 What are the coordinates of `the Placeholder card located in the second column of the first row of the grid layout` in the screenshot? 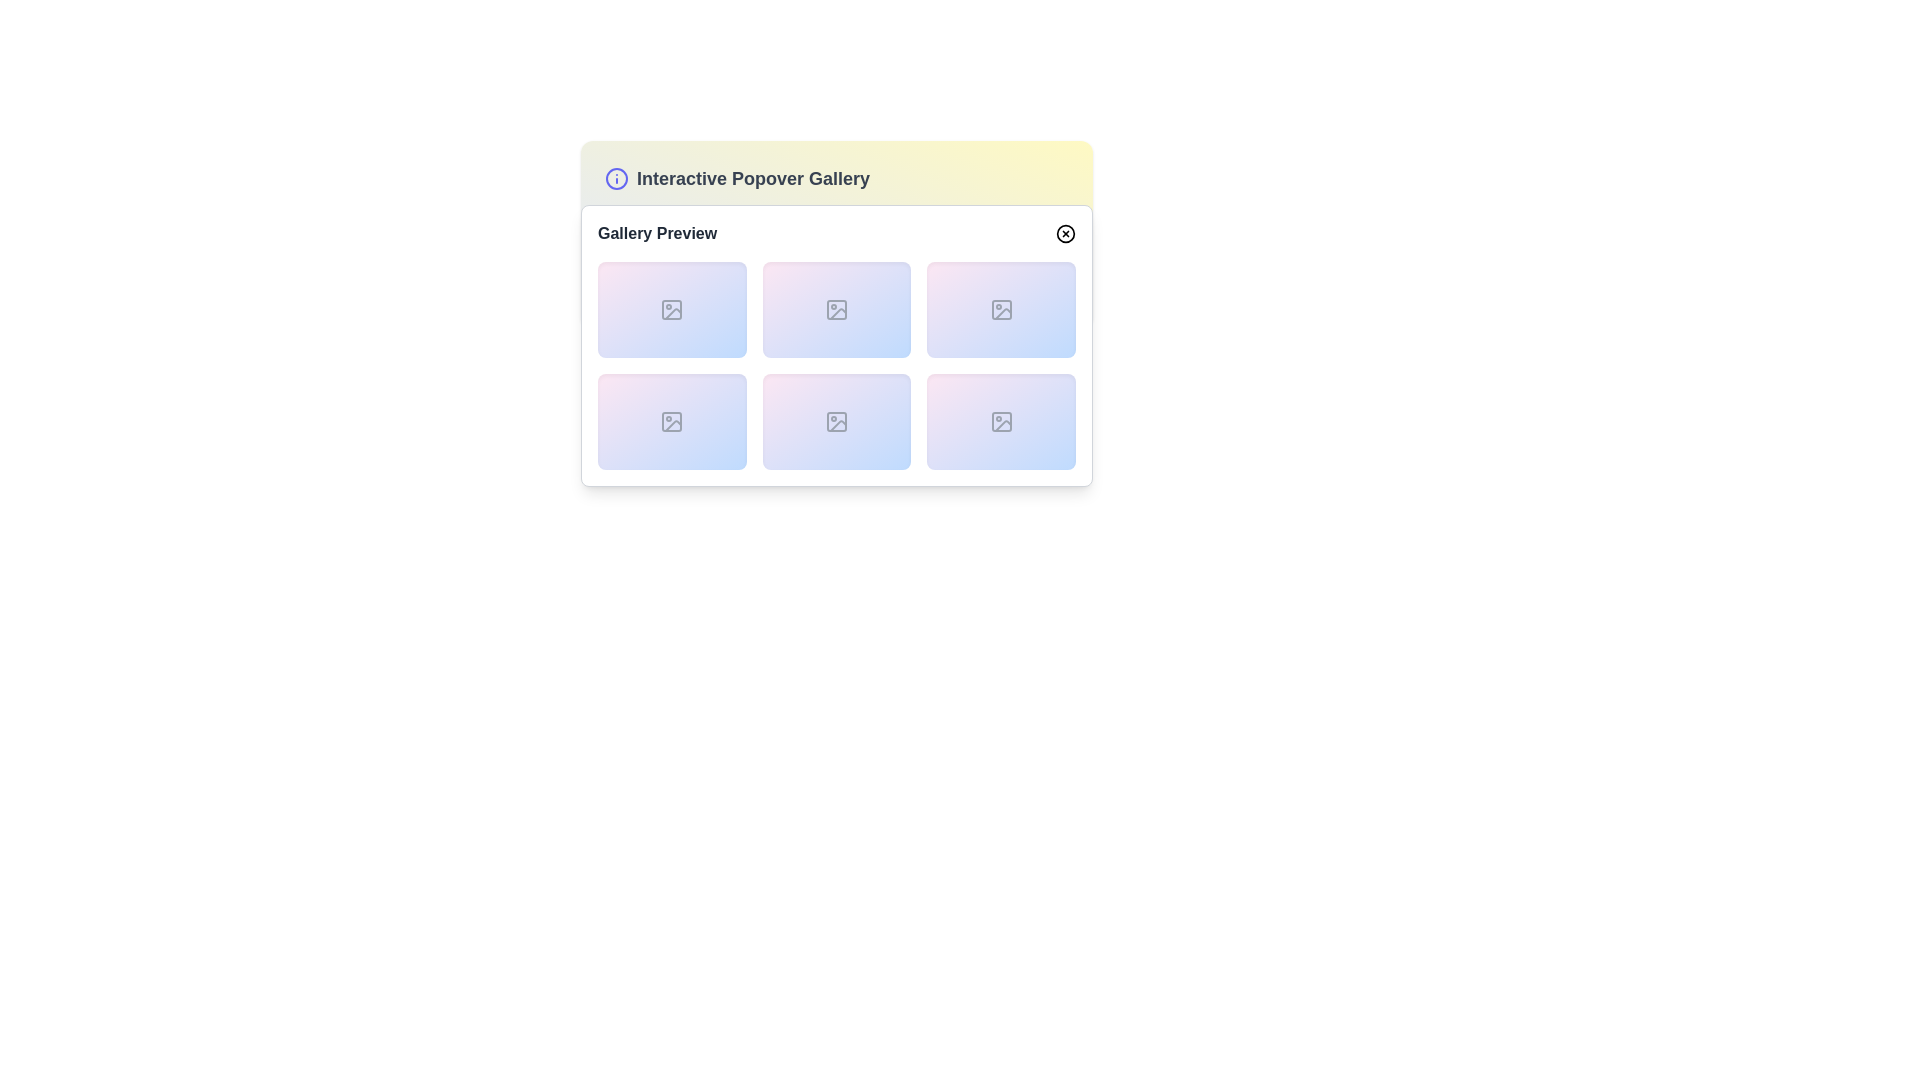 It's located at (836, 309).